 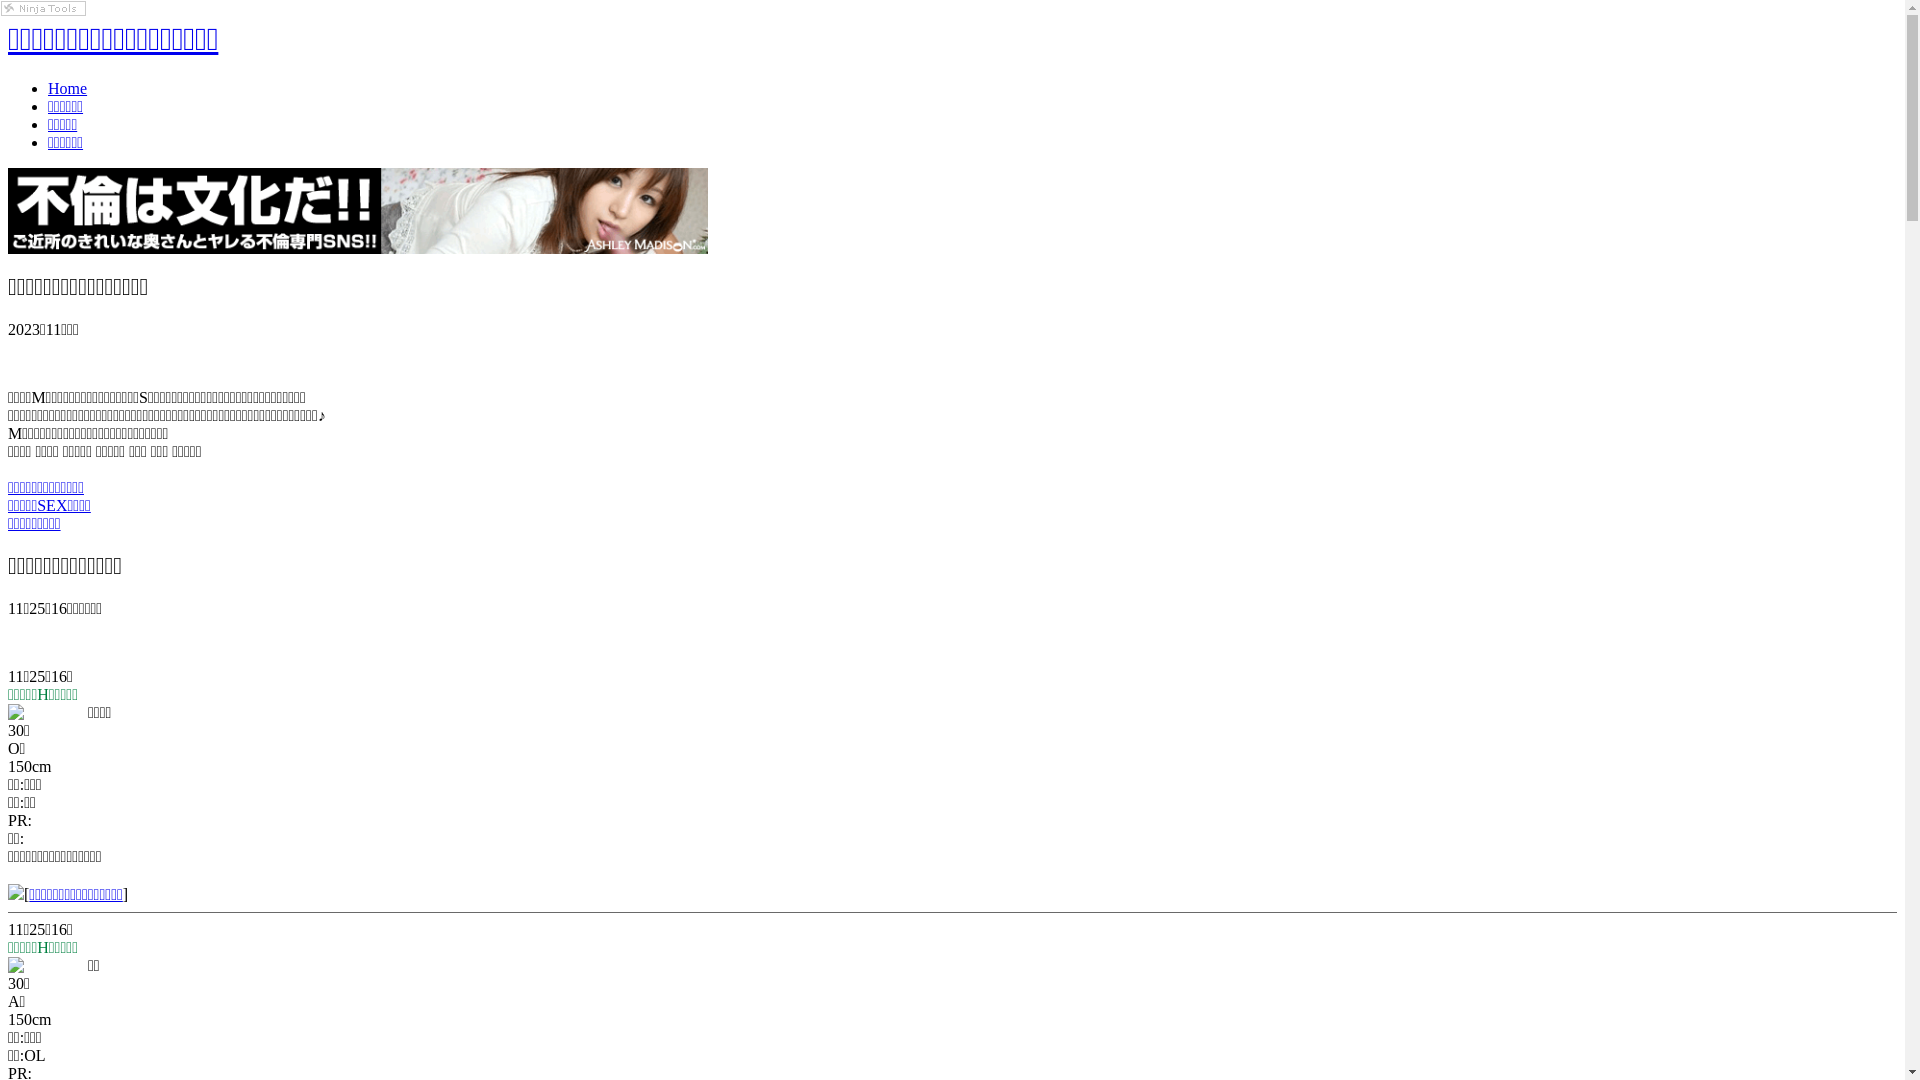 I want to click on 'Home', so click(x=67, y=87).